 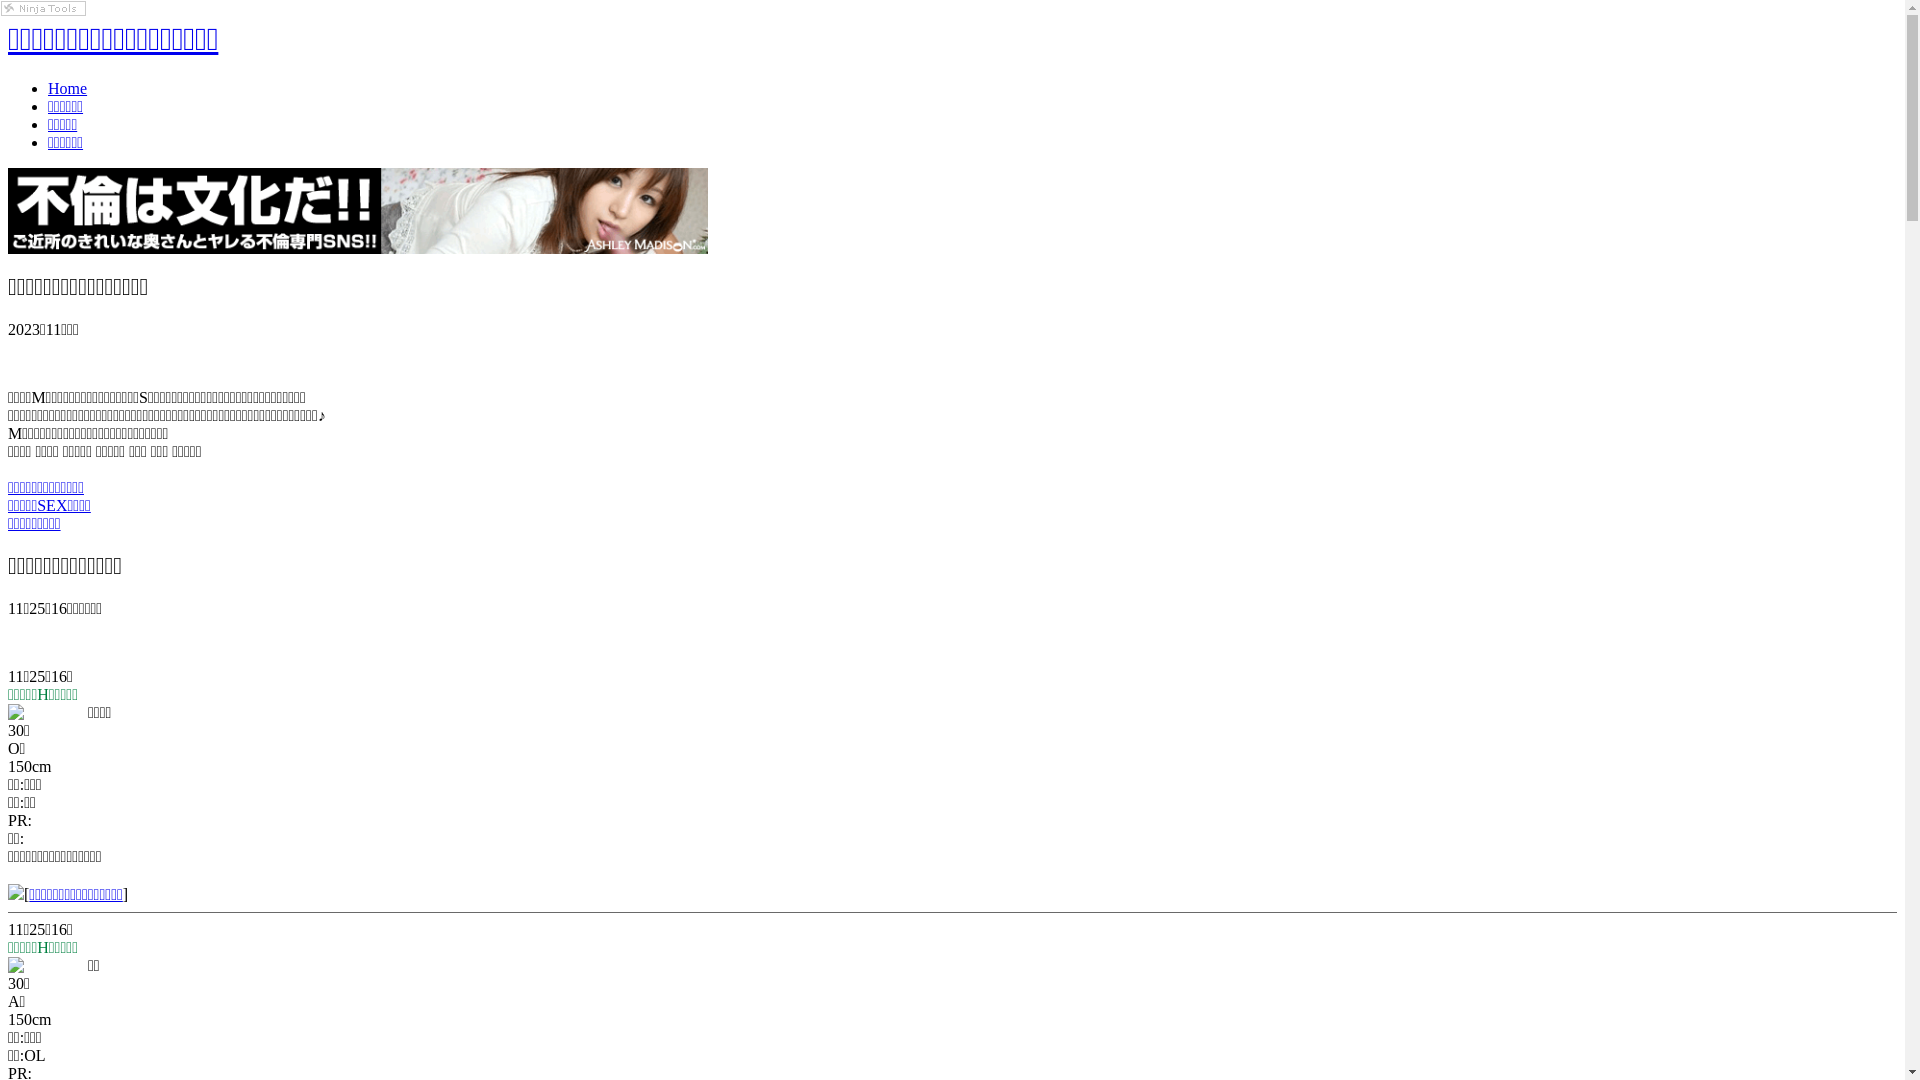 I want to click on 'Home', so click(x=67, y=87).